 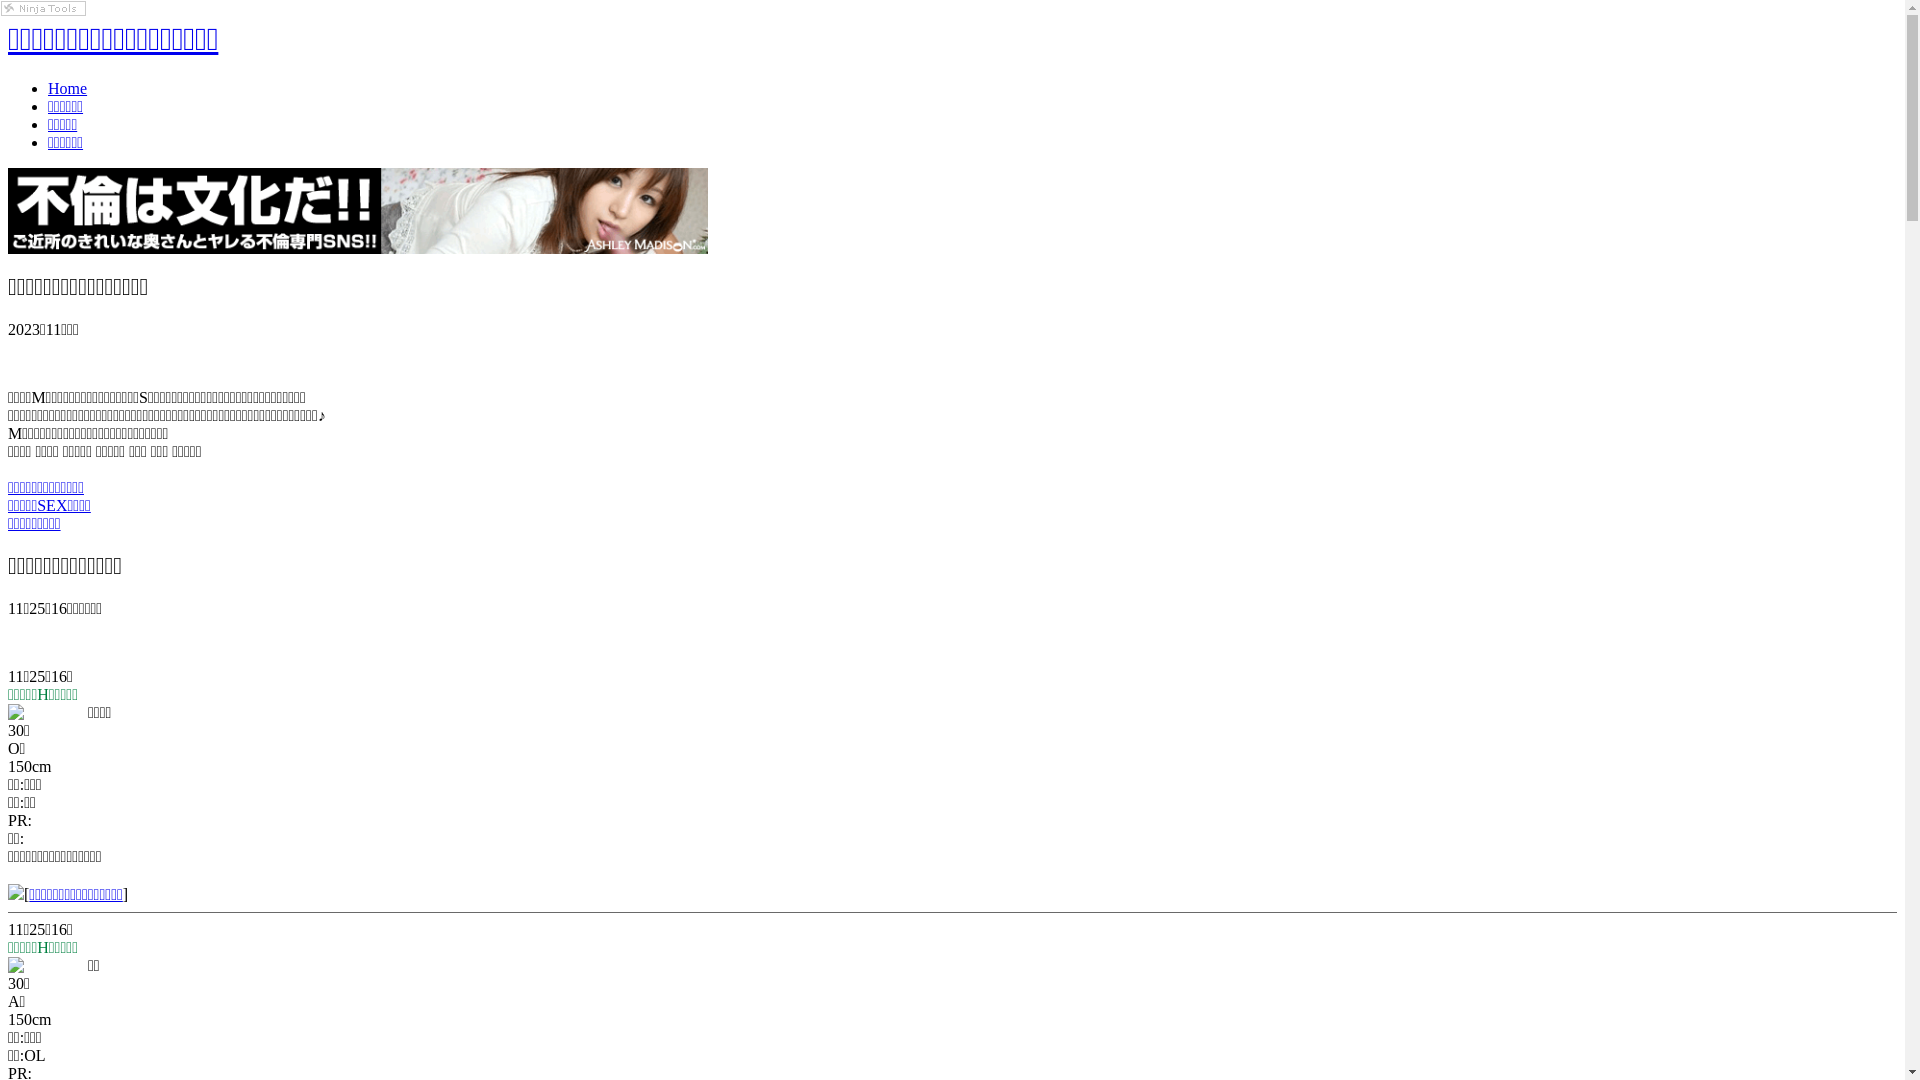 I want to click on 'Home', so click(x=67, y=87).